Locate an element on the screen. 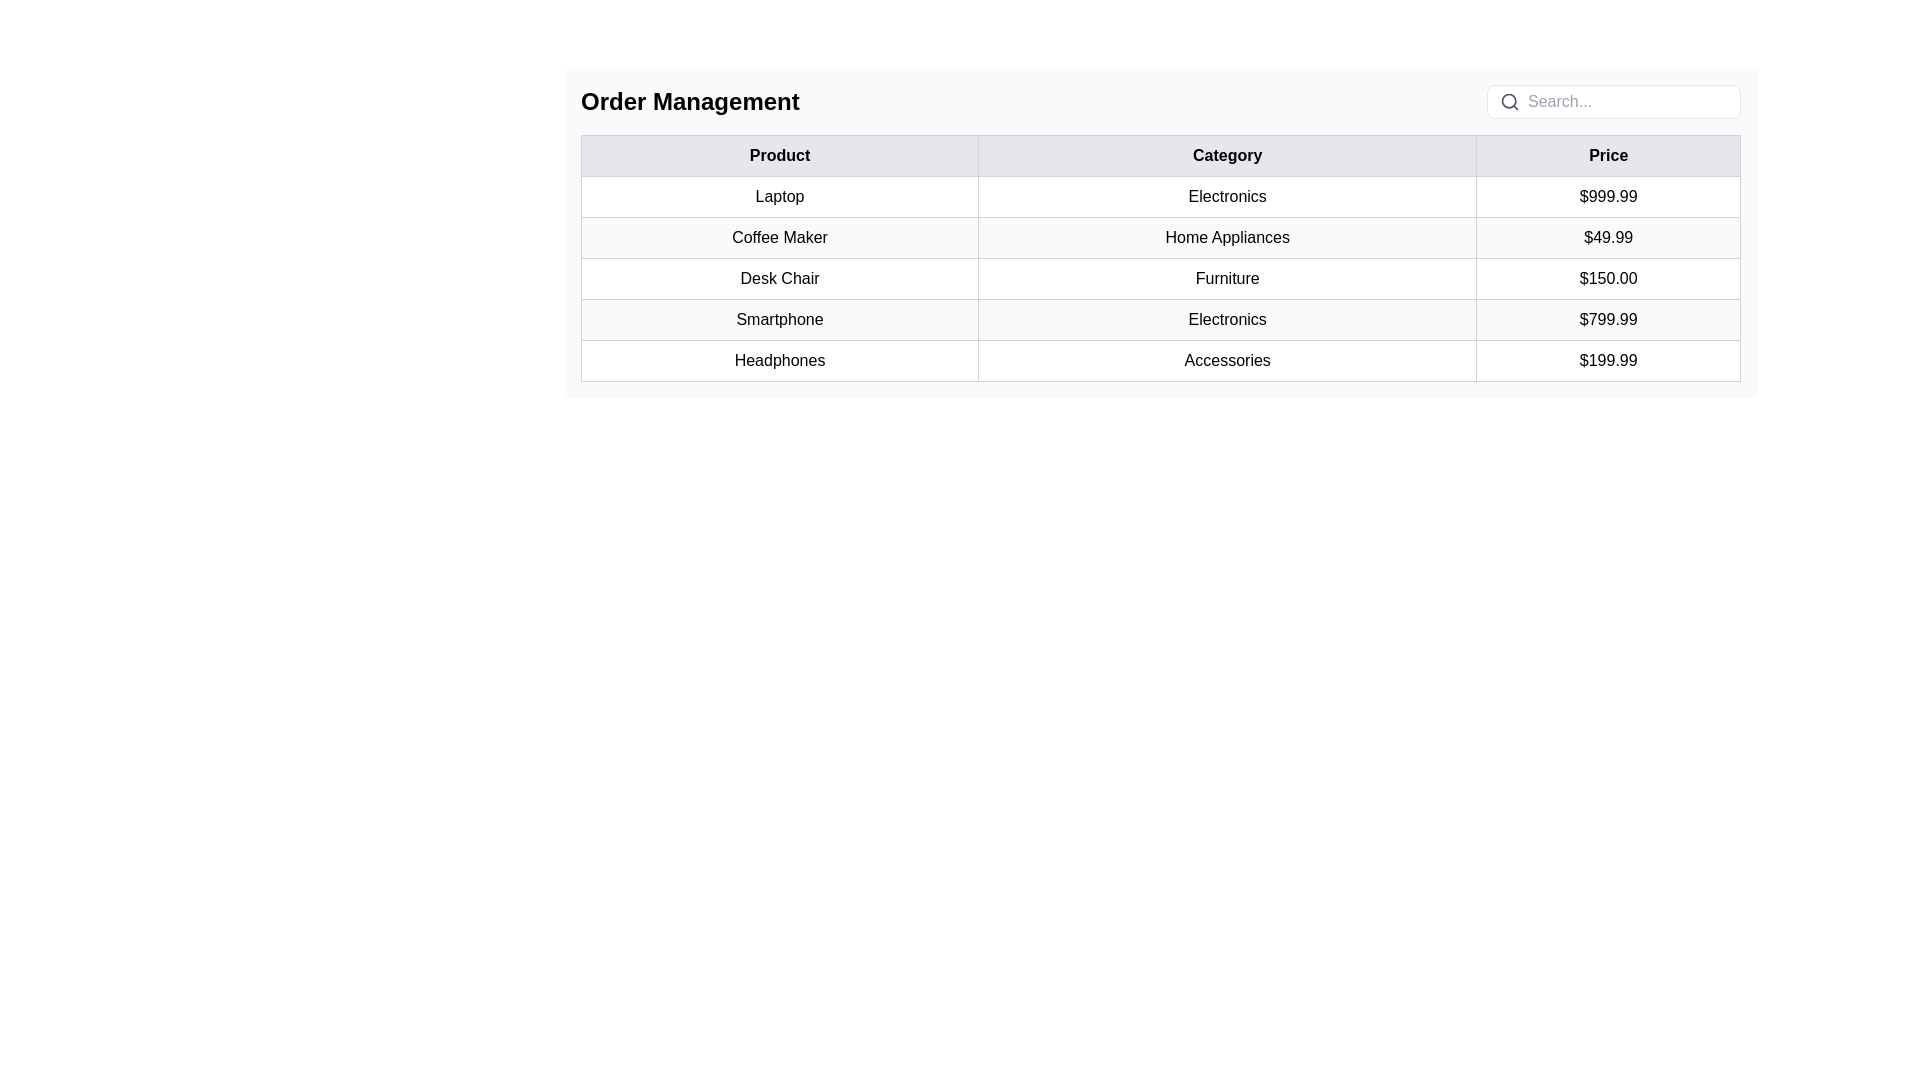 This screenshot has width=1920, height=1080. the price text element displaying the price of the 'Headphones' product in the table, located at the intersection of the 'Headphones' row and 'Price' column is located at coordinates (1608, 361).